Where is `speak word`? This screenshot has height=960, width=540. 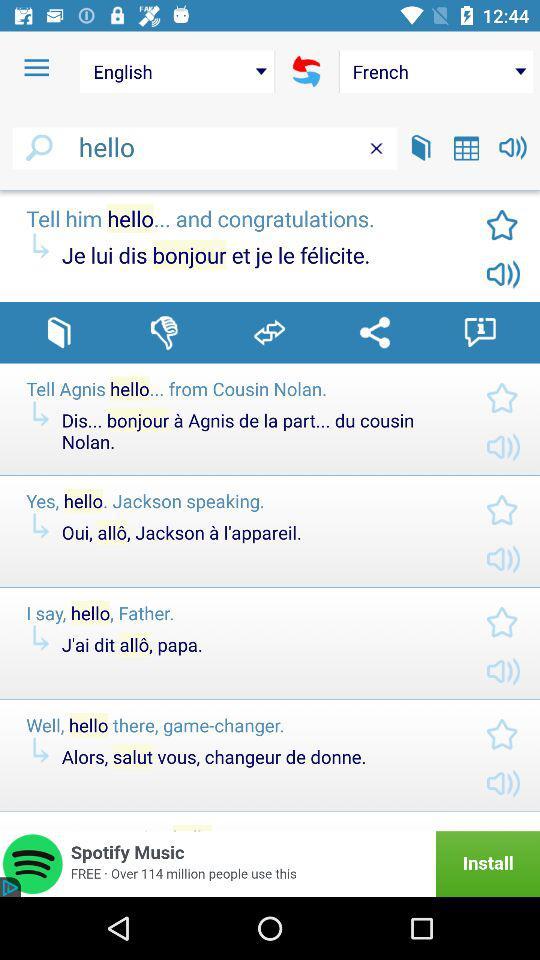
speak word is located at coordinates (513, 146).